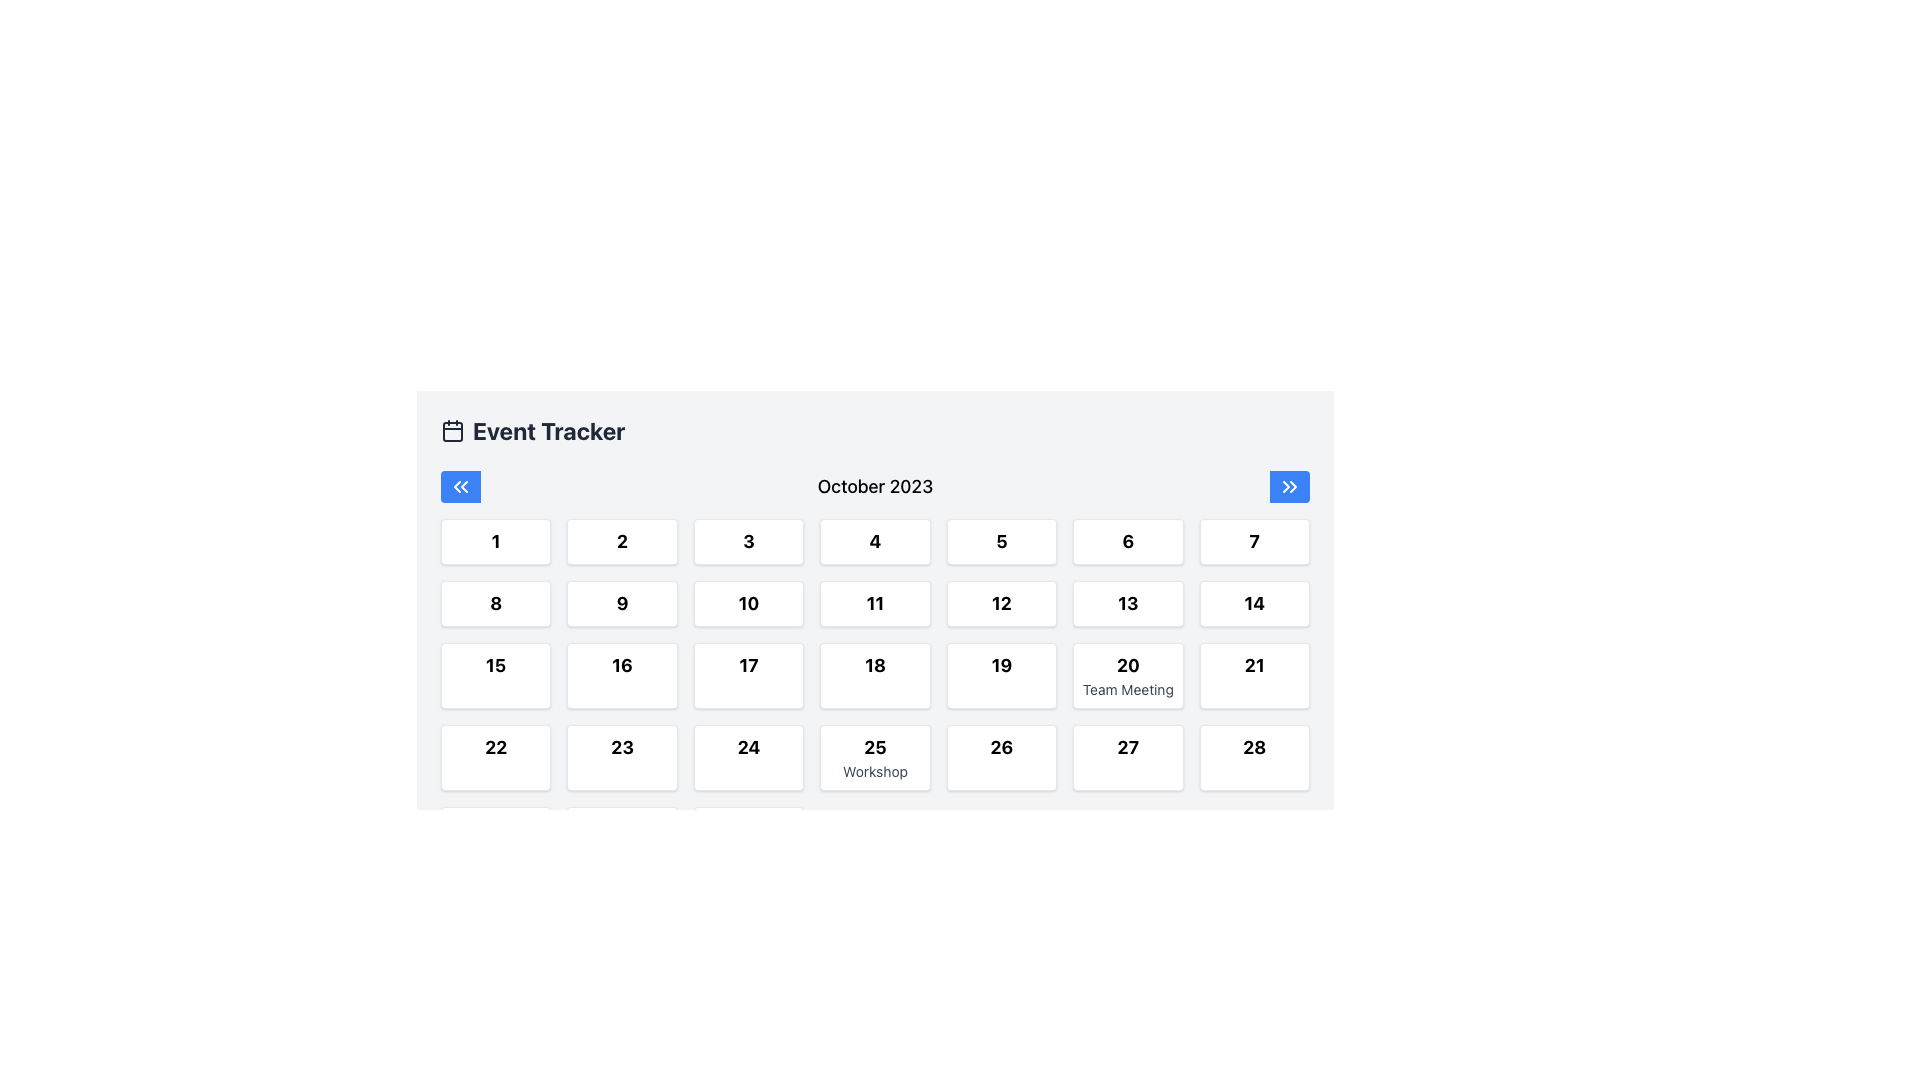 The width and height of the screenshot is (1920, 1080). What do you see at coordinates (1001, 748) in the screenshot?
I see `the button displaying the date 26 in the calendar interface` at bounding box center [1001, 748].